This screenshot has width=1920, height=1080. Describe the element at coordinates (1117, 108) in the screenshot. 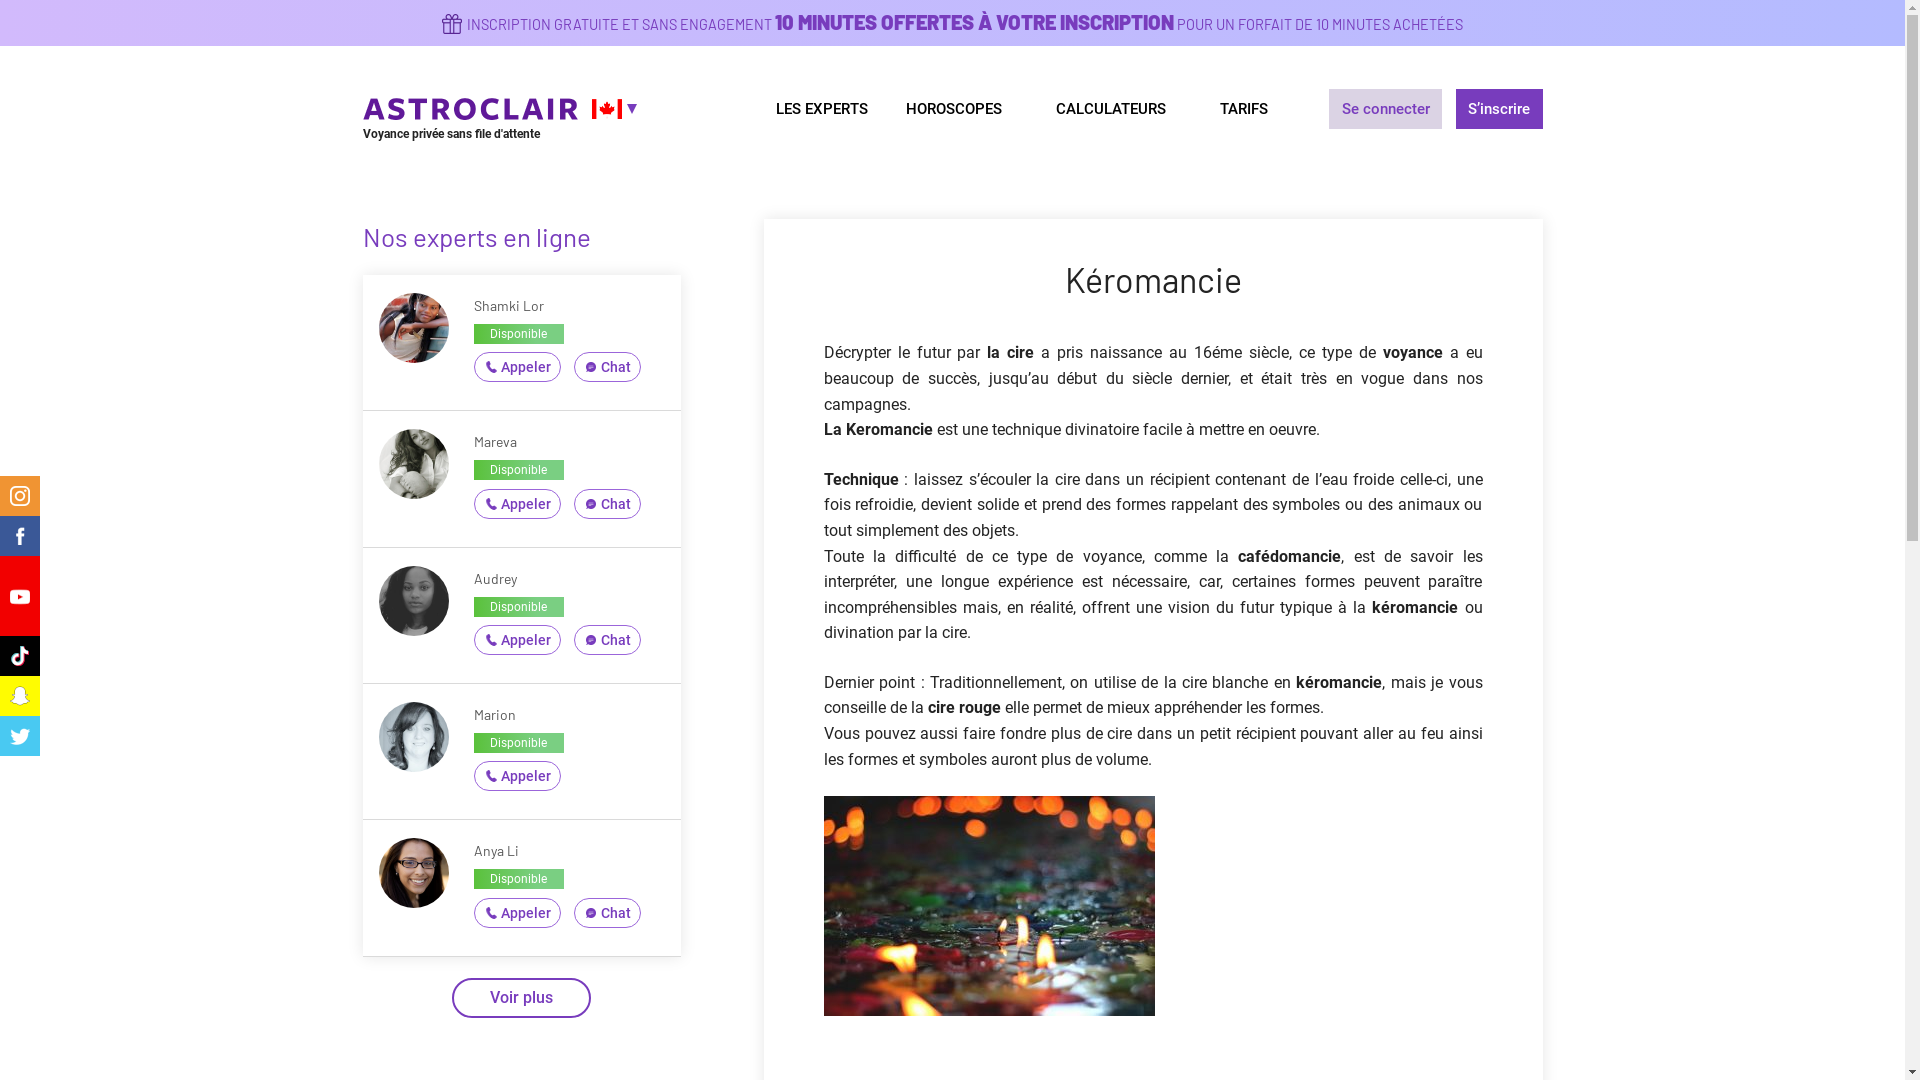

I see `'CALCULATEURS'` at that location.